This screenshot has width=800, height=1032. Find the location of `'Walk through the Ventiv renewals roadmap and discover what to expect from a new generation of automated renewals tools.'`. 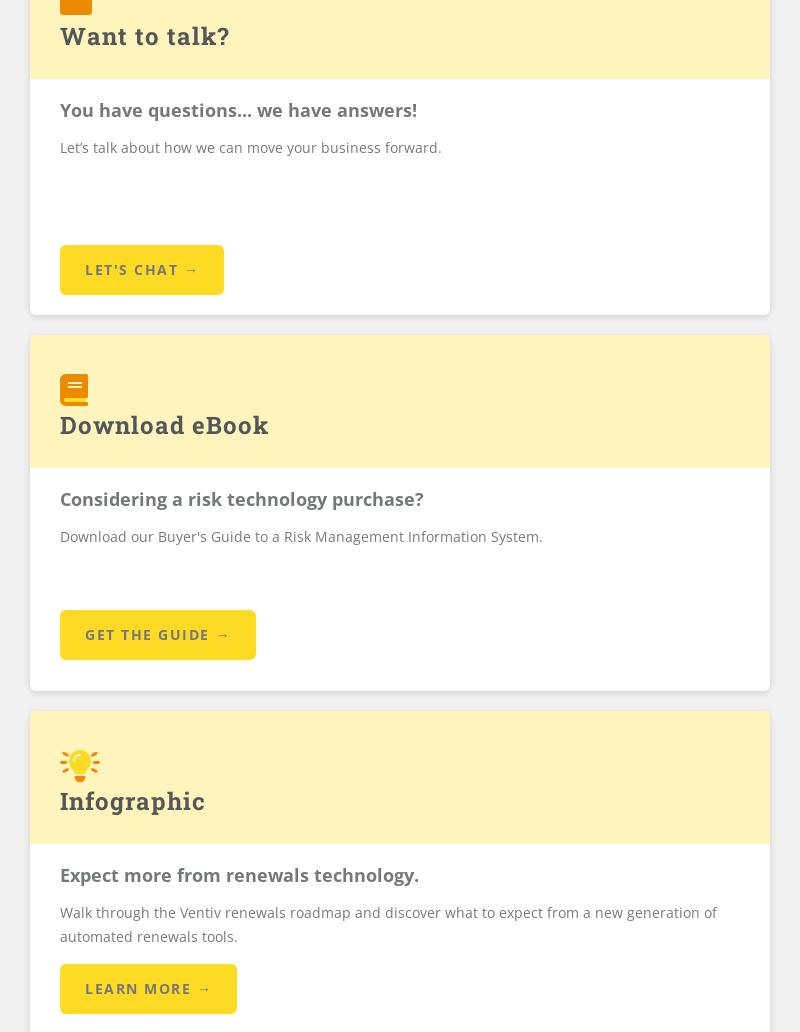

'Walk through the Ventiv renewals roadmap and discover what to expect from a new generation of automated renewals tools.' is located at coordinates (59, 922).